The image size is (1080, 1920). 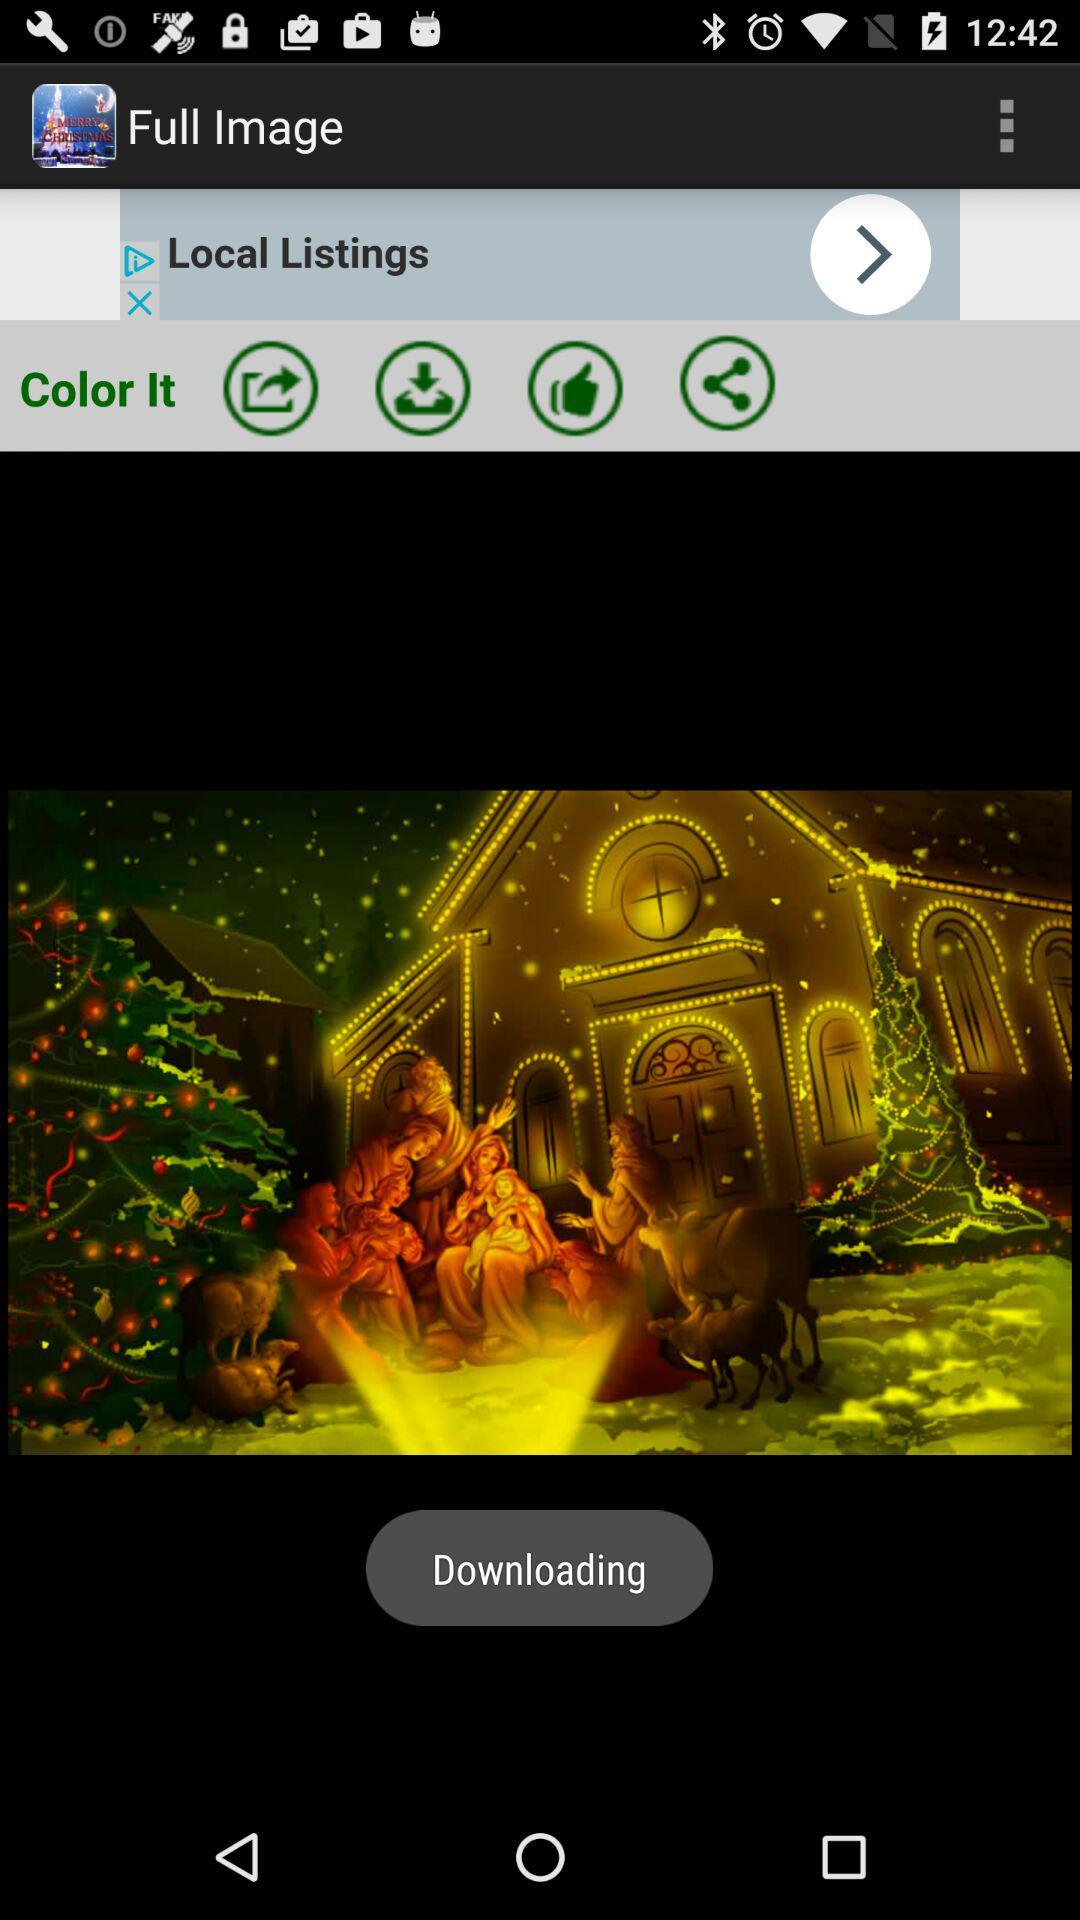 What do you see at coordinates (727, 409) in the screenshot?
I see `the share icon` at bounding box center [727, 409].